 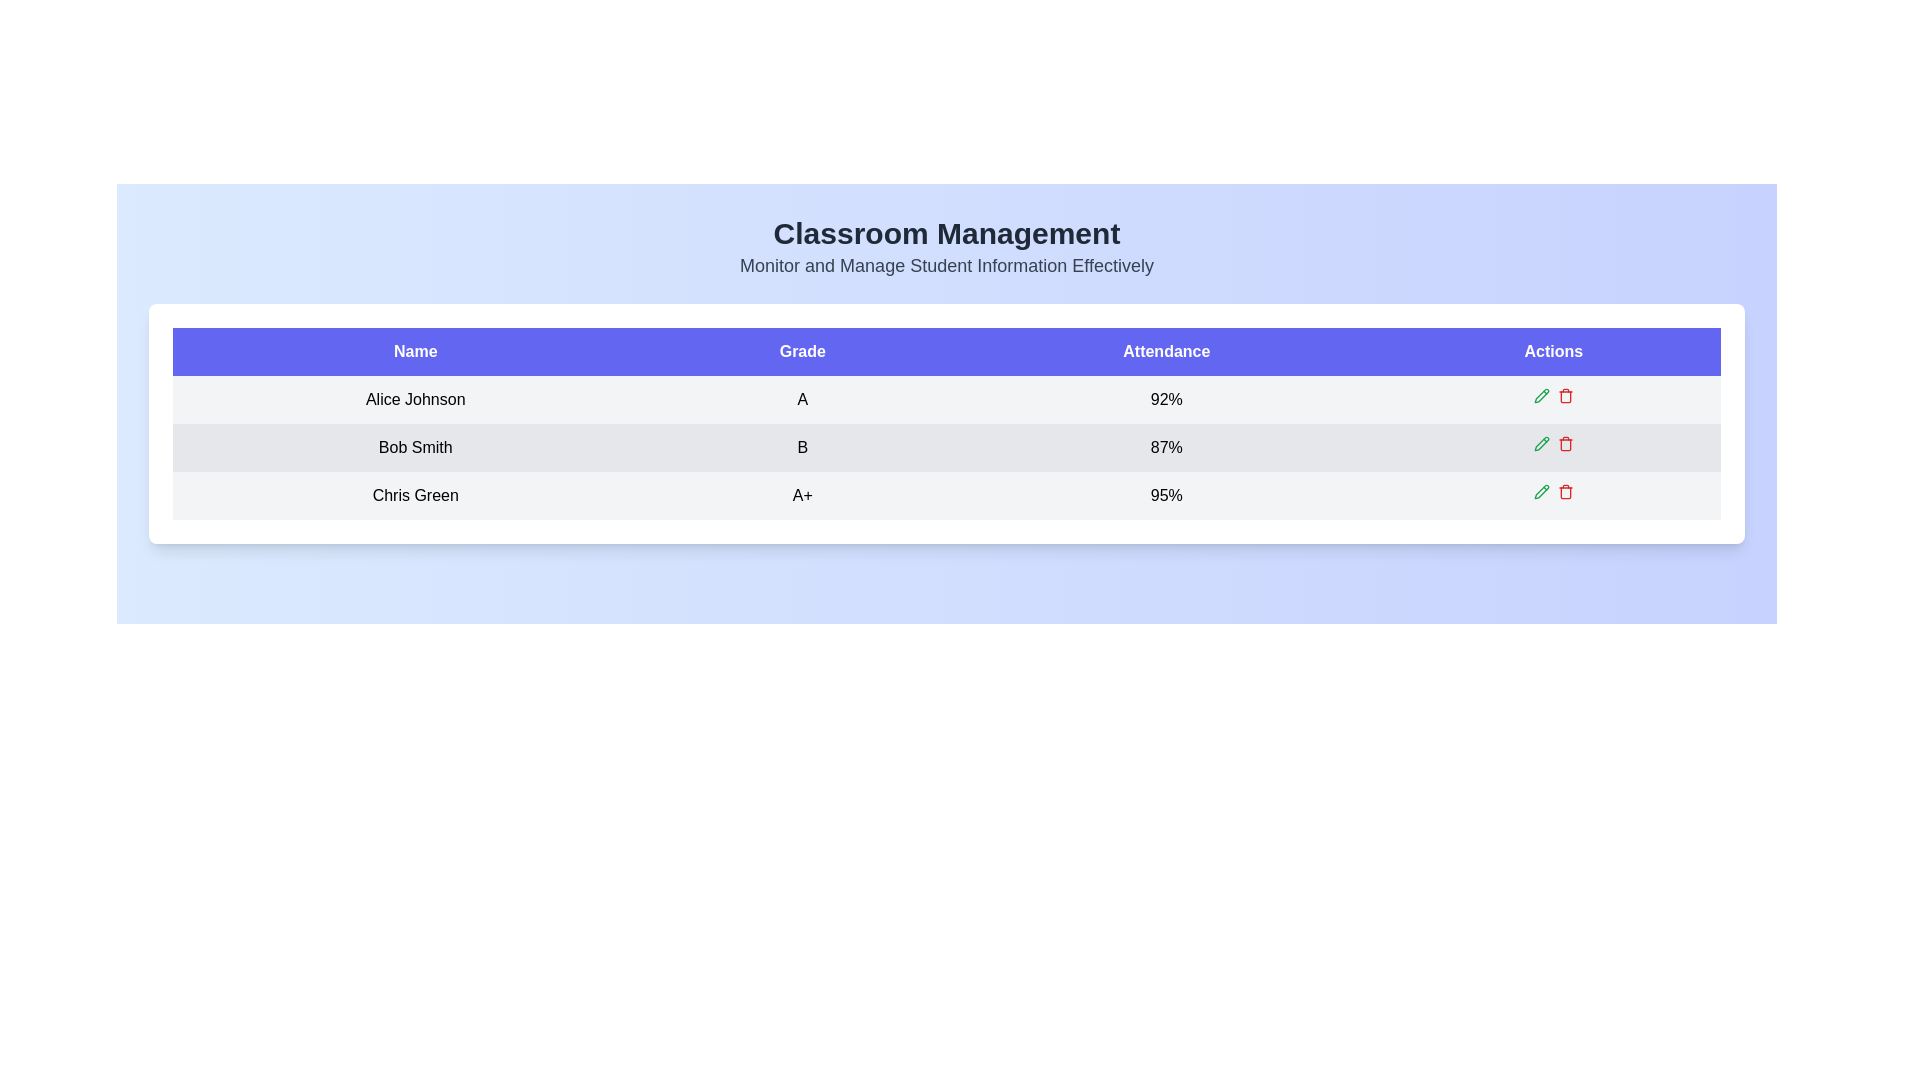 I want to click on the Text heading and subtitle element, which serves as a header for the section about classroom management and student information, so click(x=945, y=246).